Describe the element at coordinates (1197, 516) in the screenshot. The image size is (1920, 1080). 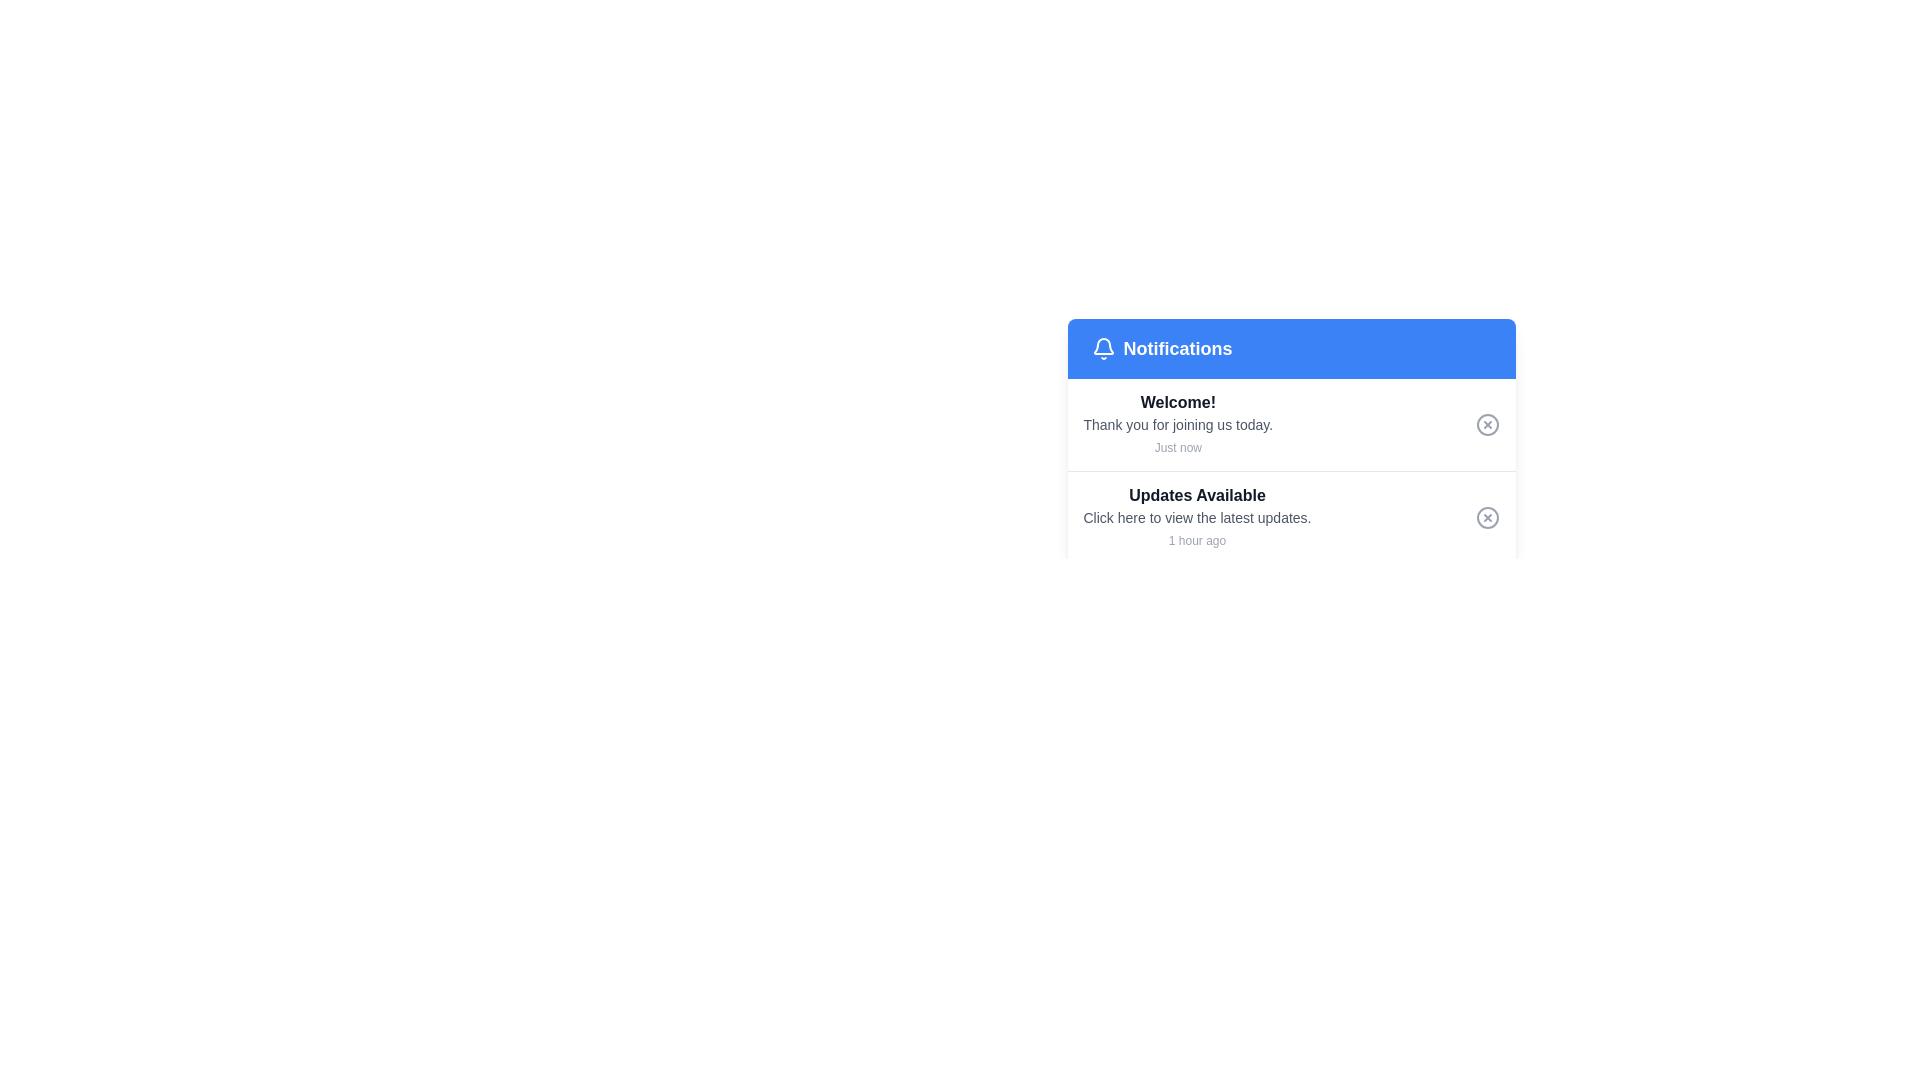
I see `information displayed in the second notification card under the header 'Notifications', which provides a summary and timestamp about the availability of updates` at that location.